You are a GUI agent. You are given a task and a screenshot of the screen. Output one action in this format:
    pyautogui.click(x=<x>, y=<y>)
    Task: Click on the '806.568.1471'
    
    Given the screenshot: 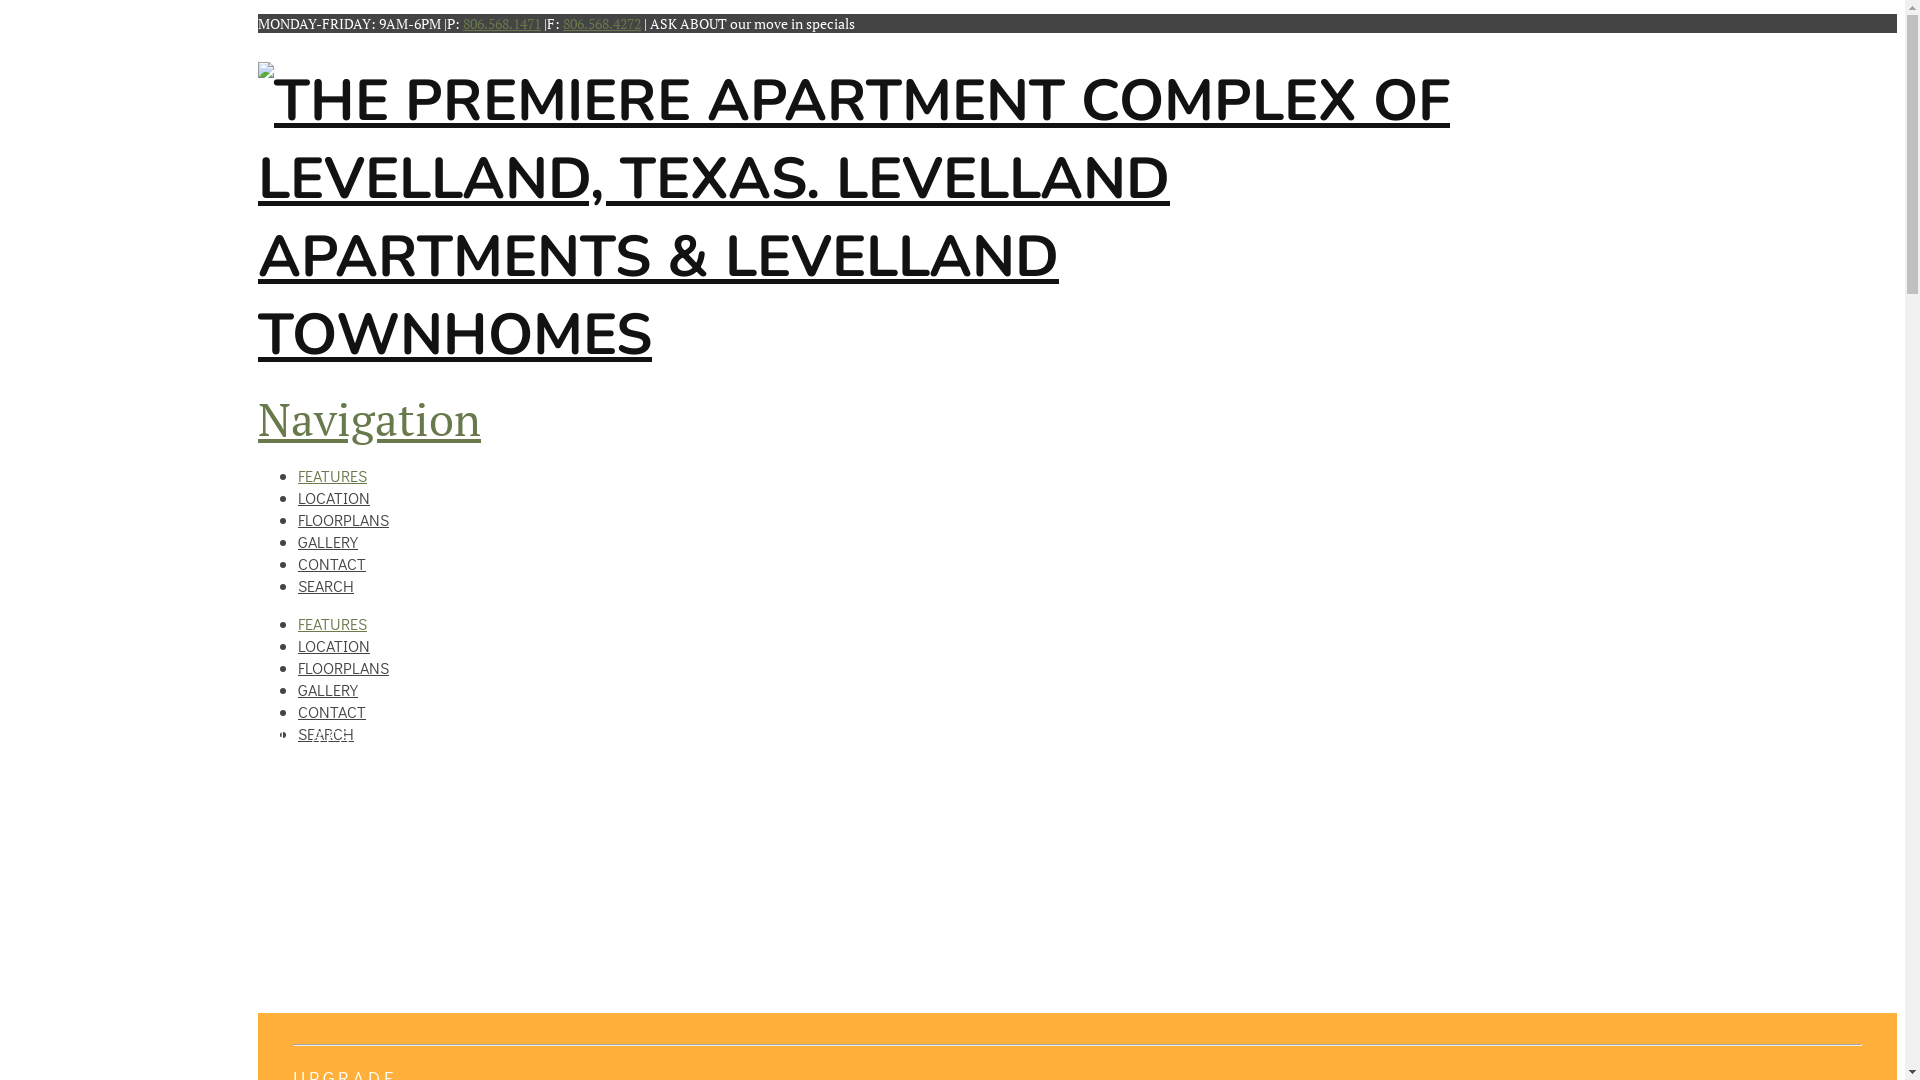 What is the action you would take?
    pyautogui.click(x=502, y=23)
    